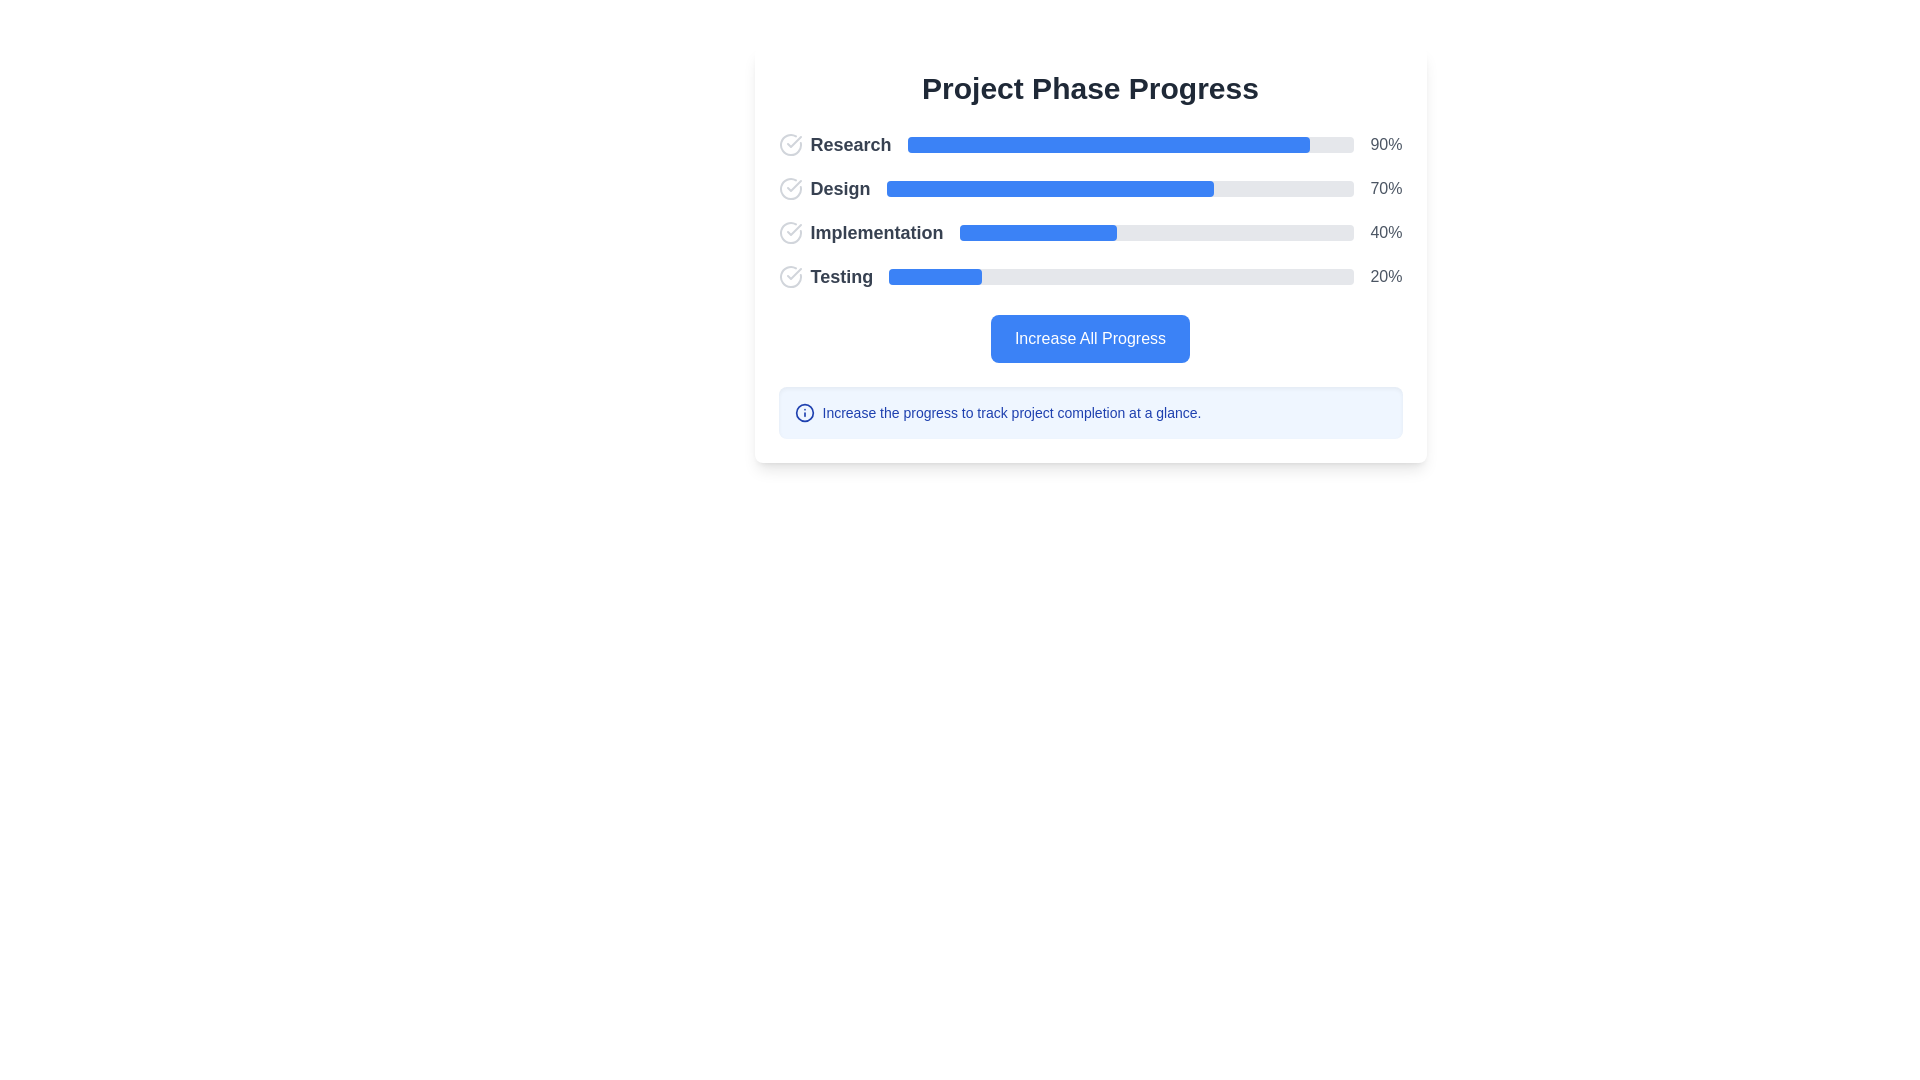  I want to click on the 'Research' text label, which is styled in bold dark gray and positioned at the top of a list structure, so click(850, 144).